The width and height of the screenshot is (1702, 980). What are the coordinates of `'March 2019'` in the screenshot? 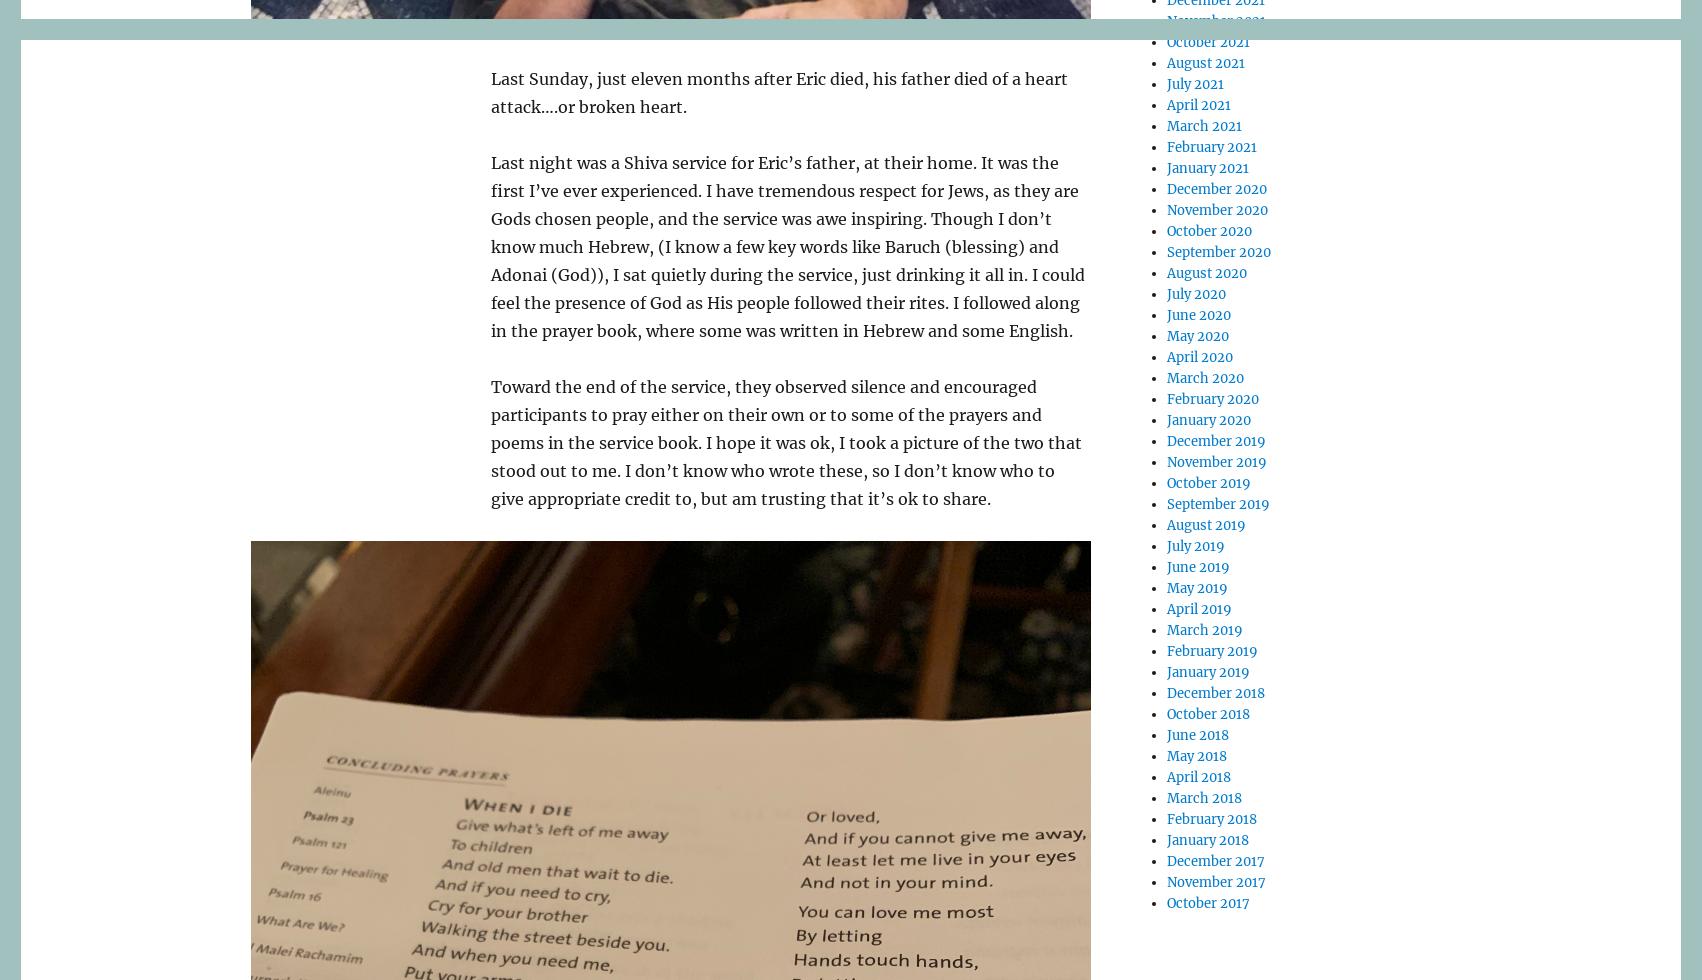 It's located at (1205, 630).